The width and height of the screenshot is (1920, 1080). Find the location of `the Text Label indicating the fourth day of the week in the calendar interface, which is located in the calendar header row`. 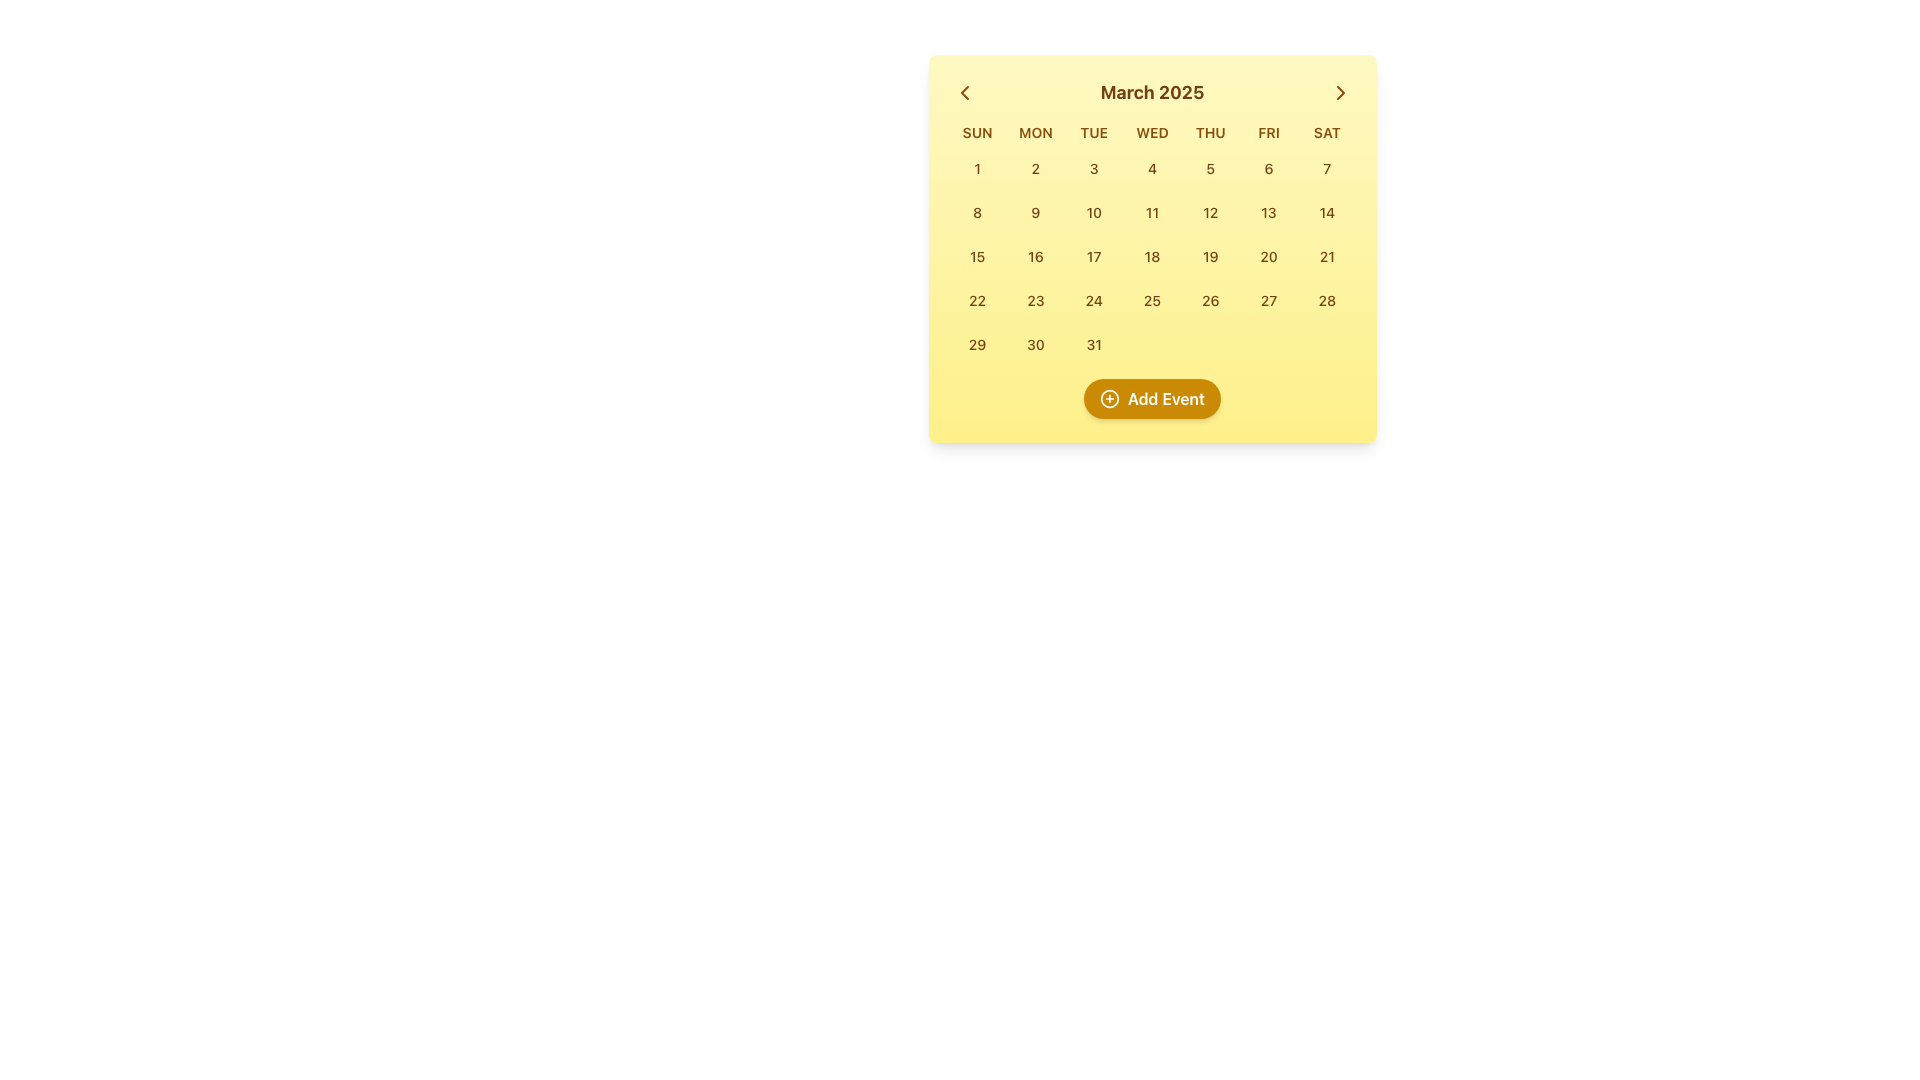

the Text Label indicating the fourth day of the week in the calendar interface, which is located in the calendar header row is located at coordinates (1152, 132).